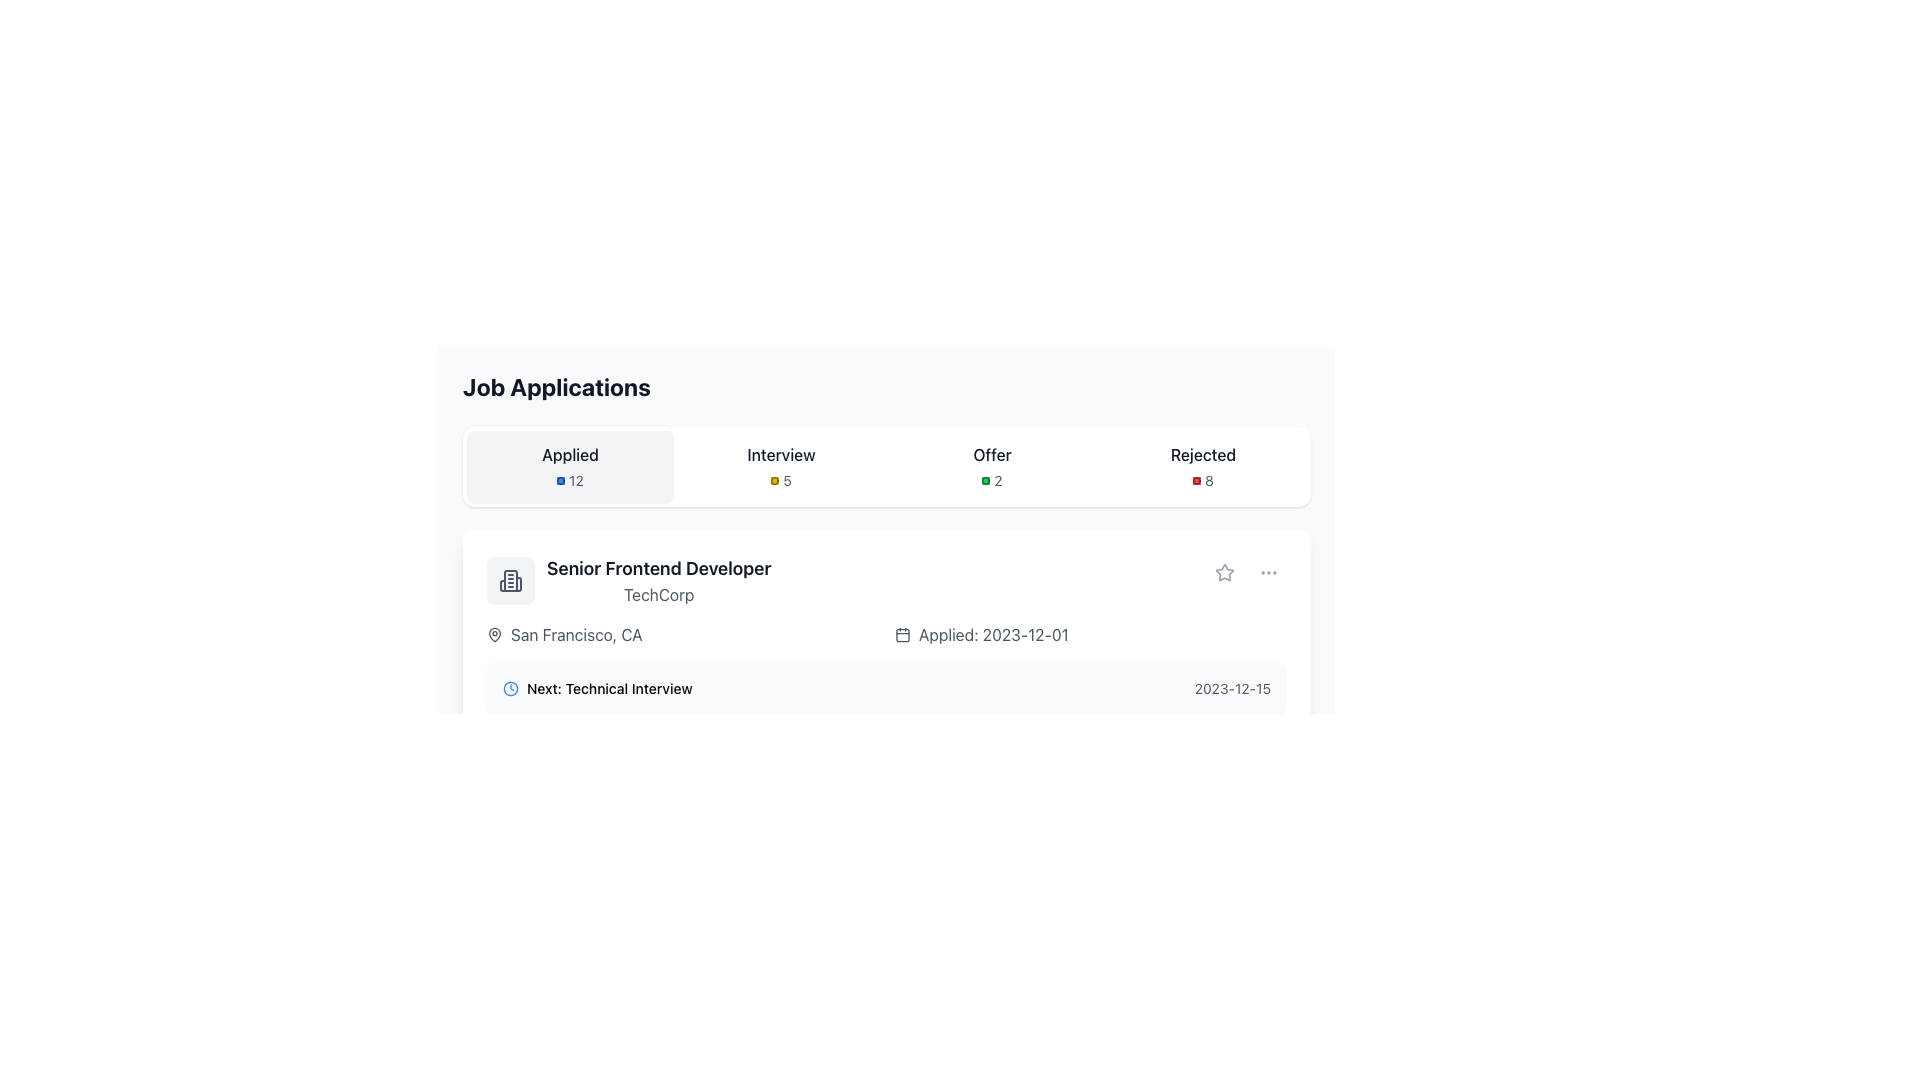 Image resolution: width=1920 pixels, height=1080 pixels. Describe the element at coordinates (1231, 688) in the screenshot. I see `the Text label displaying '2023-12-15' in a small gray font, positioned in the lower right portion of the job application card for the Senior Frontend Developer position` at that location.